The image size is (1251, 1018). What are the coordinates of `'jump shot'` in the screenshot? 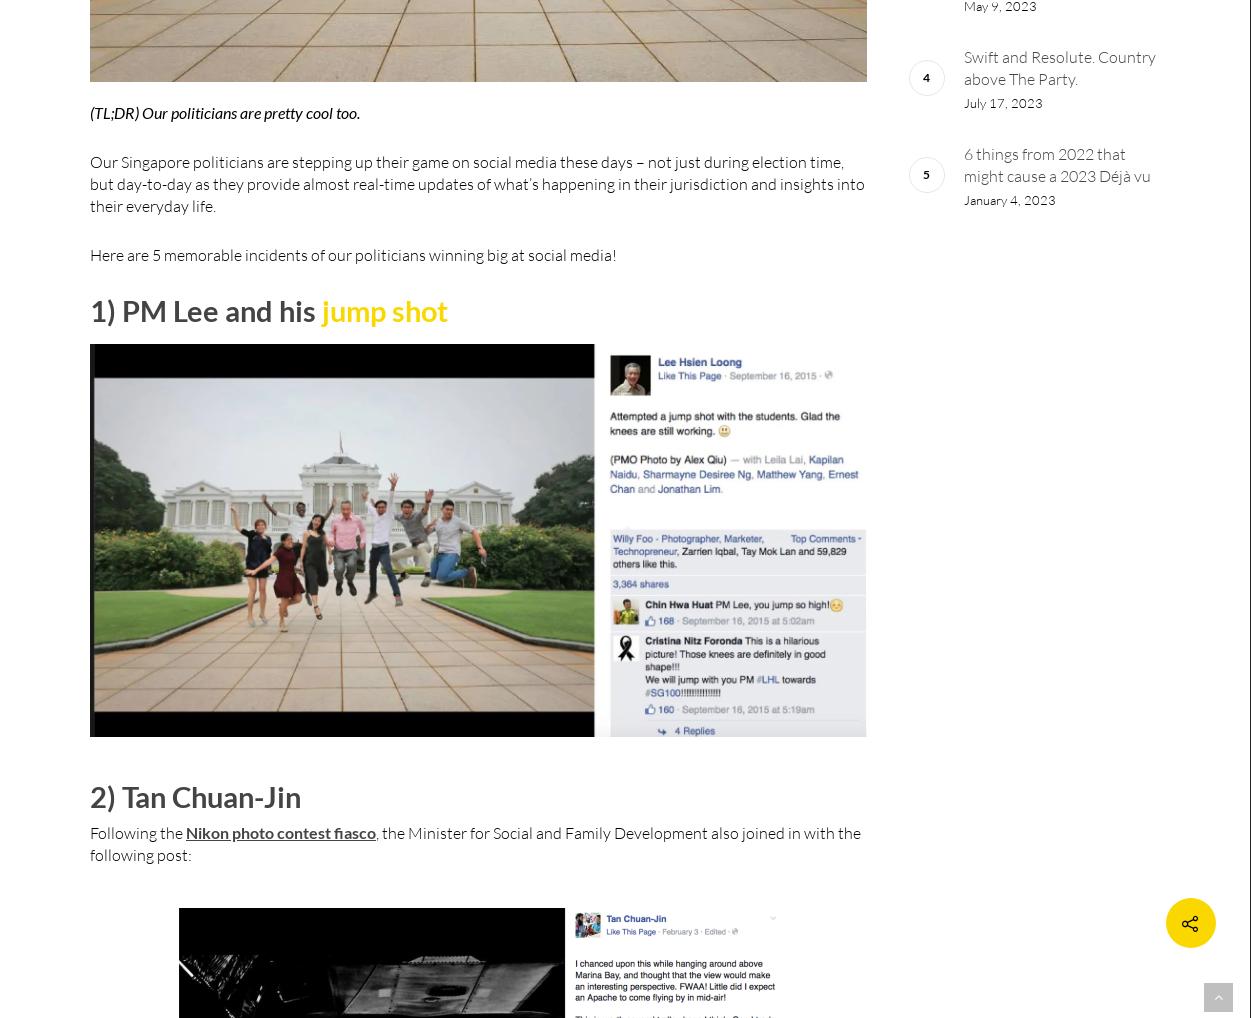 It's located at (384, 309).